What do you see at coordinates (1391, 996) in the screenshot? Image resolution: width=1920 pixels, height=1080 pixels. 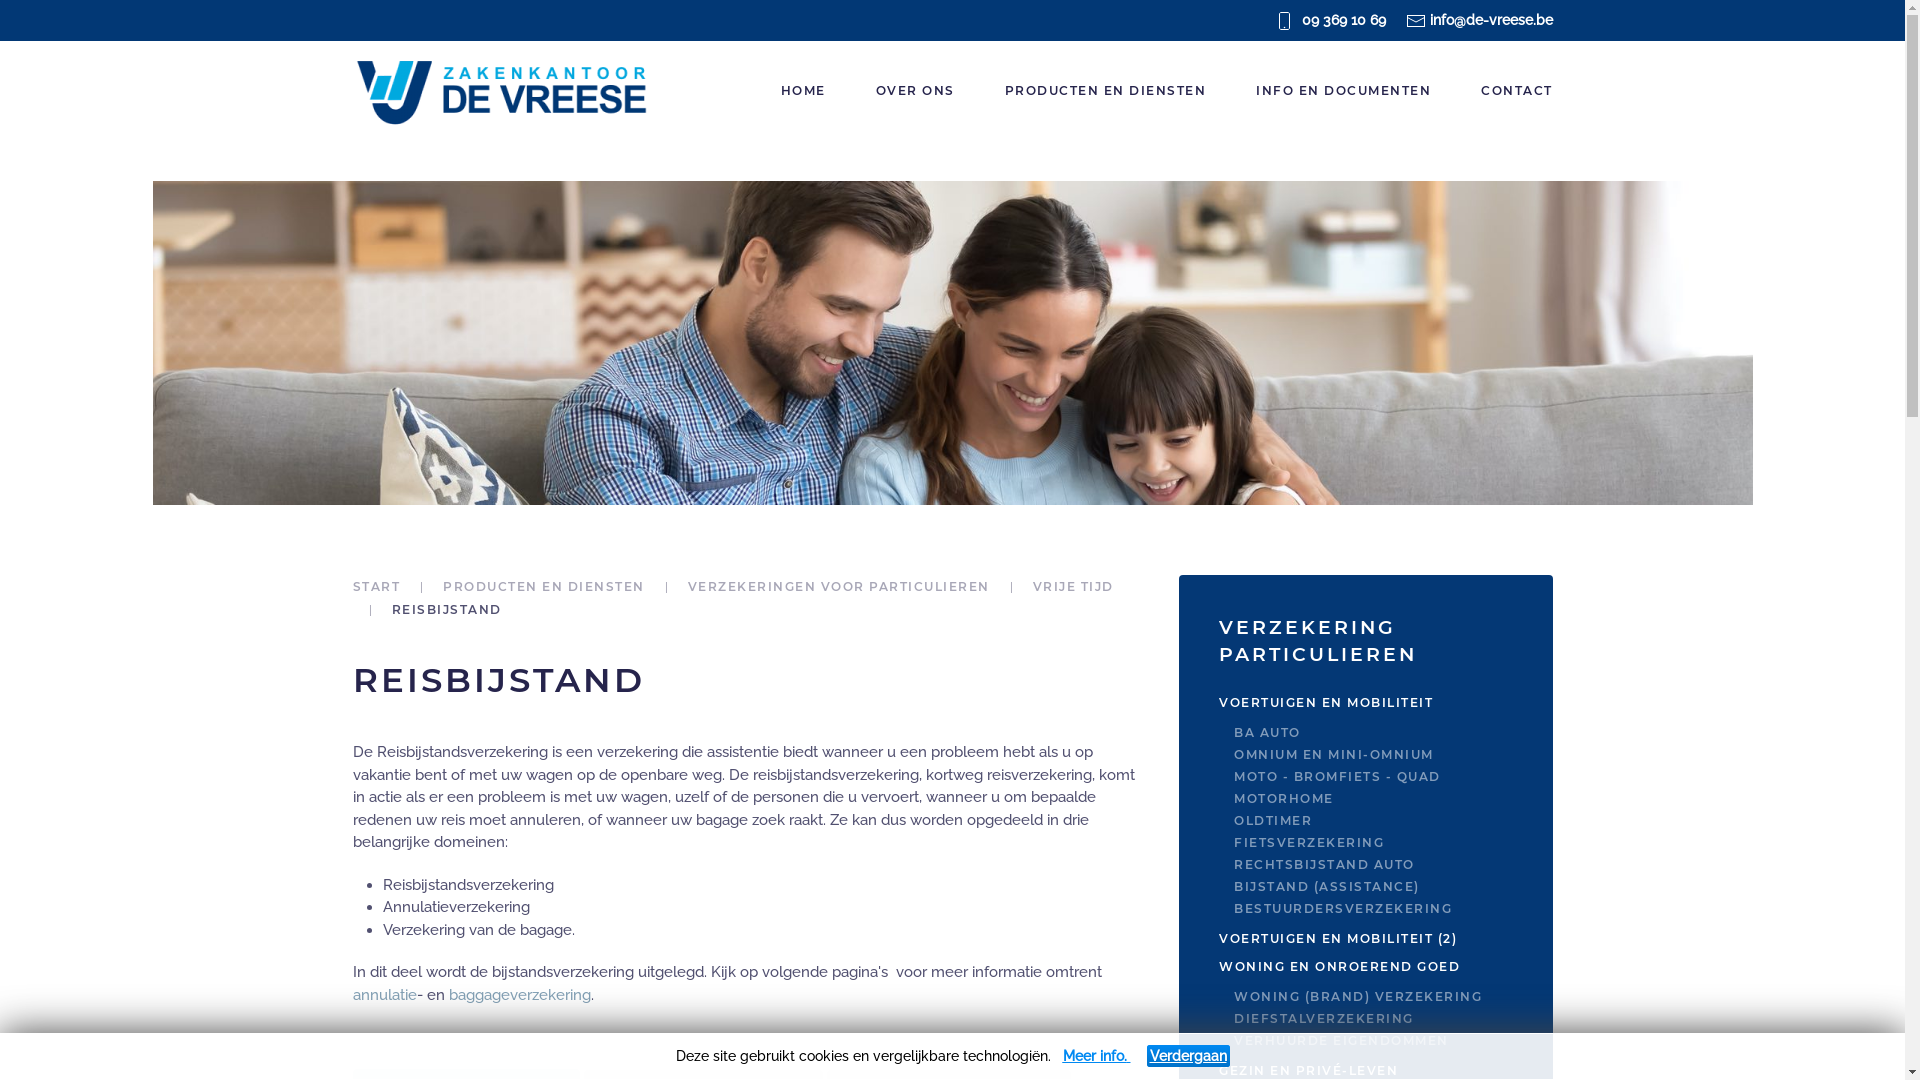 I see `'WONING (BRAND) VERZEKERING'` at bounding box center [1391, 996].